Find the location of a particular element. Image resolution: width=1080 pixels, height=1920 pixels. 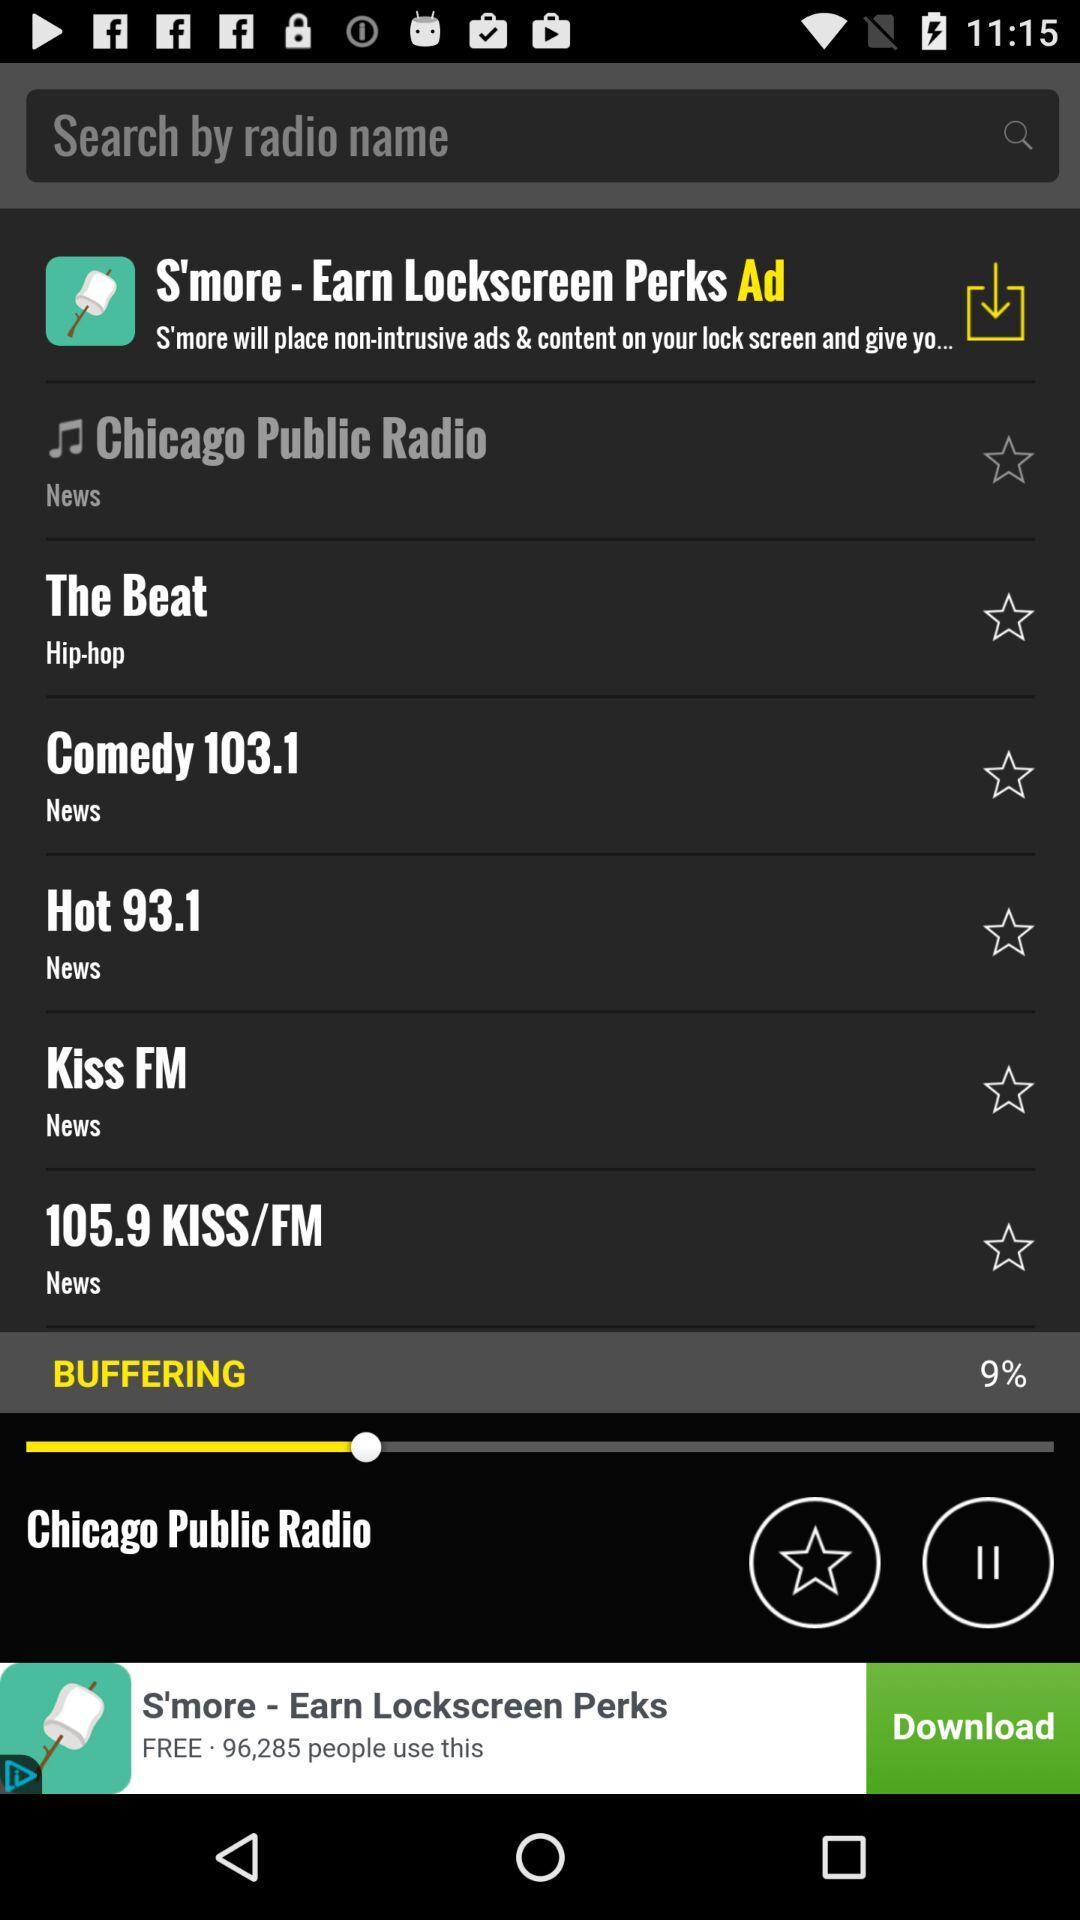

hit circled star is located at coordinates (814, 1561).